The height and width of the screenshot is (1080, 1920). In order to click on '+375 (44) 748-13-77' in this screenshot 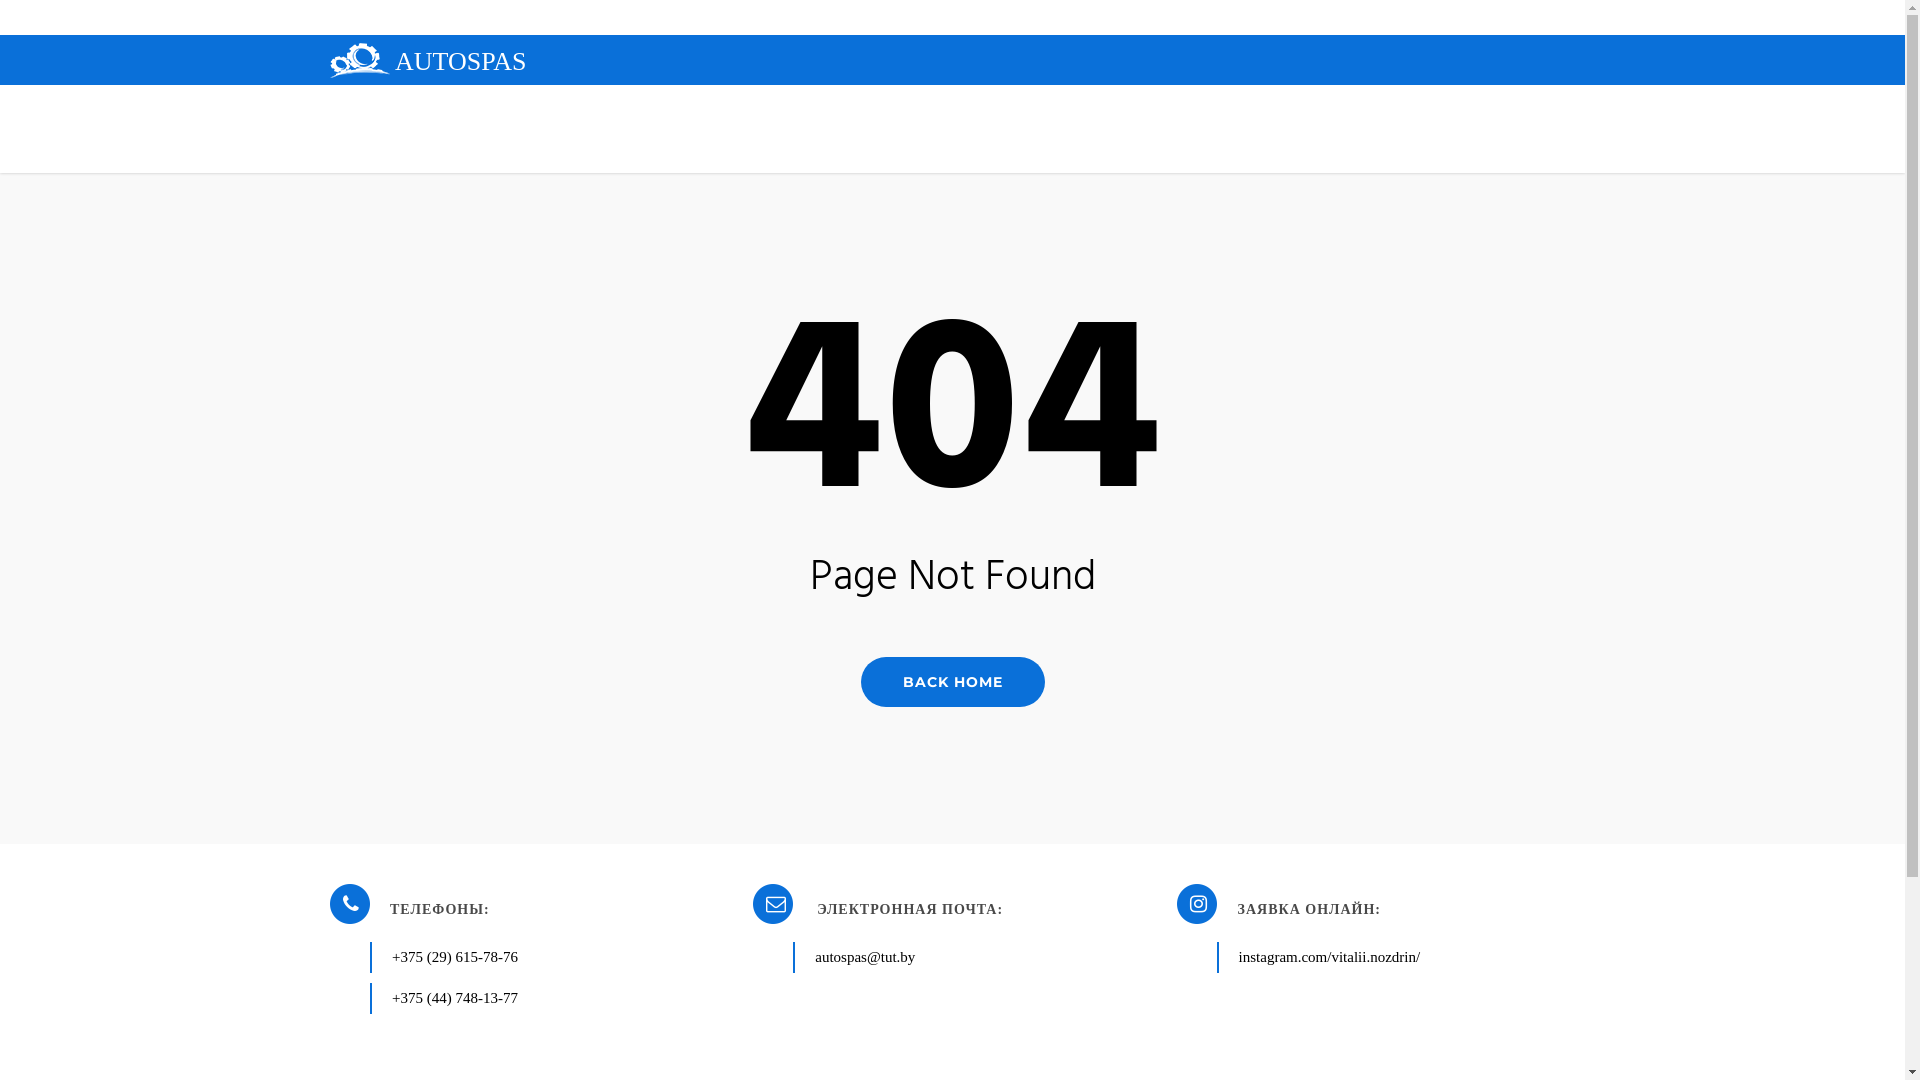, I will do `click(454, 998)`.